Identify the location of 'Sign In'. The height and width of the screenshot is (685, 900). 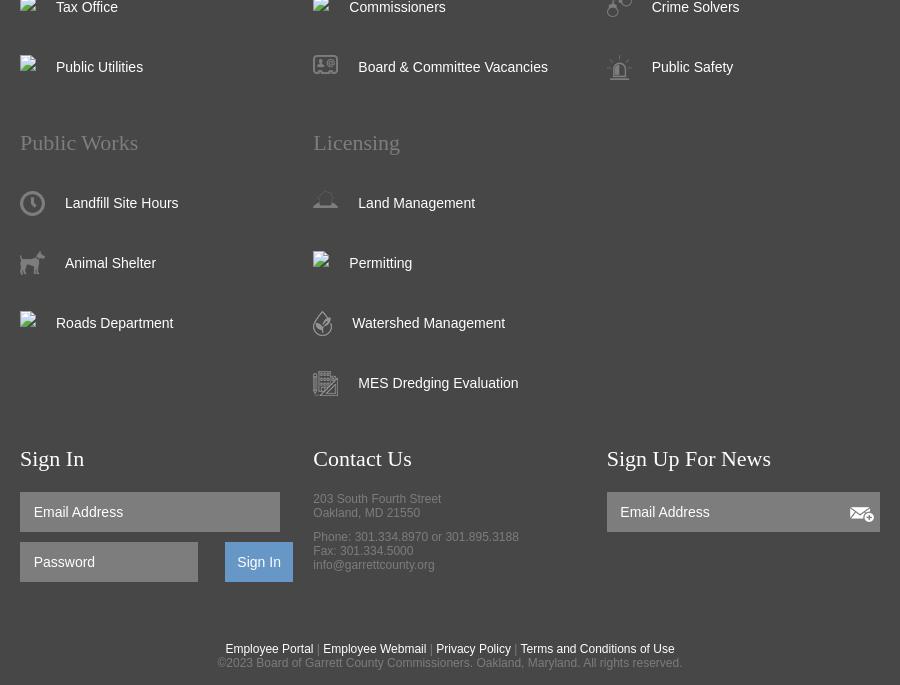
(18, 458).